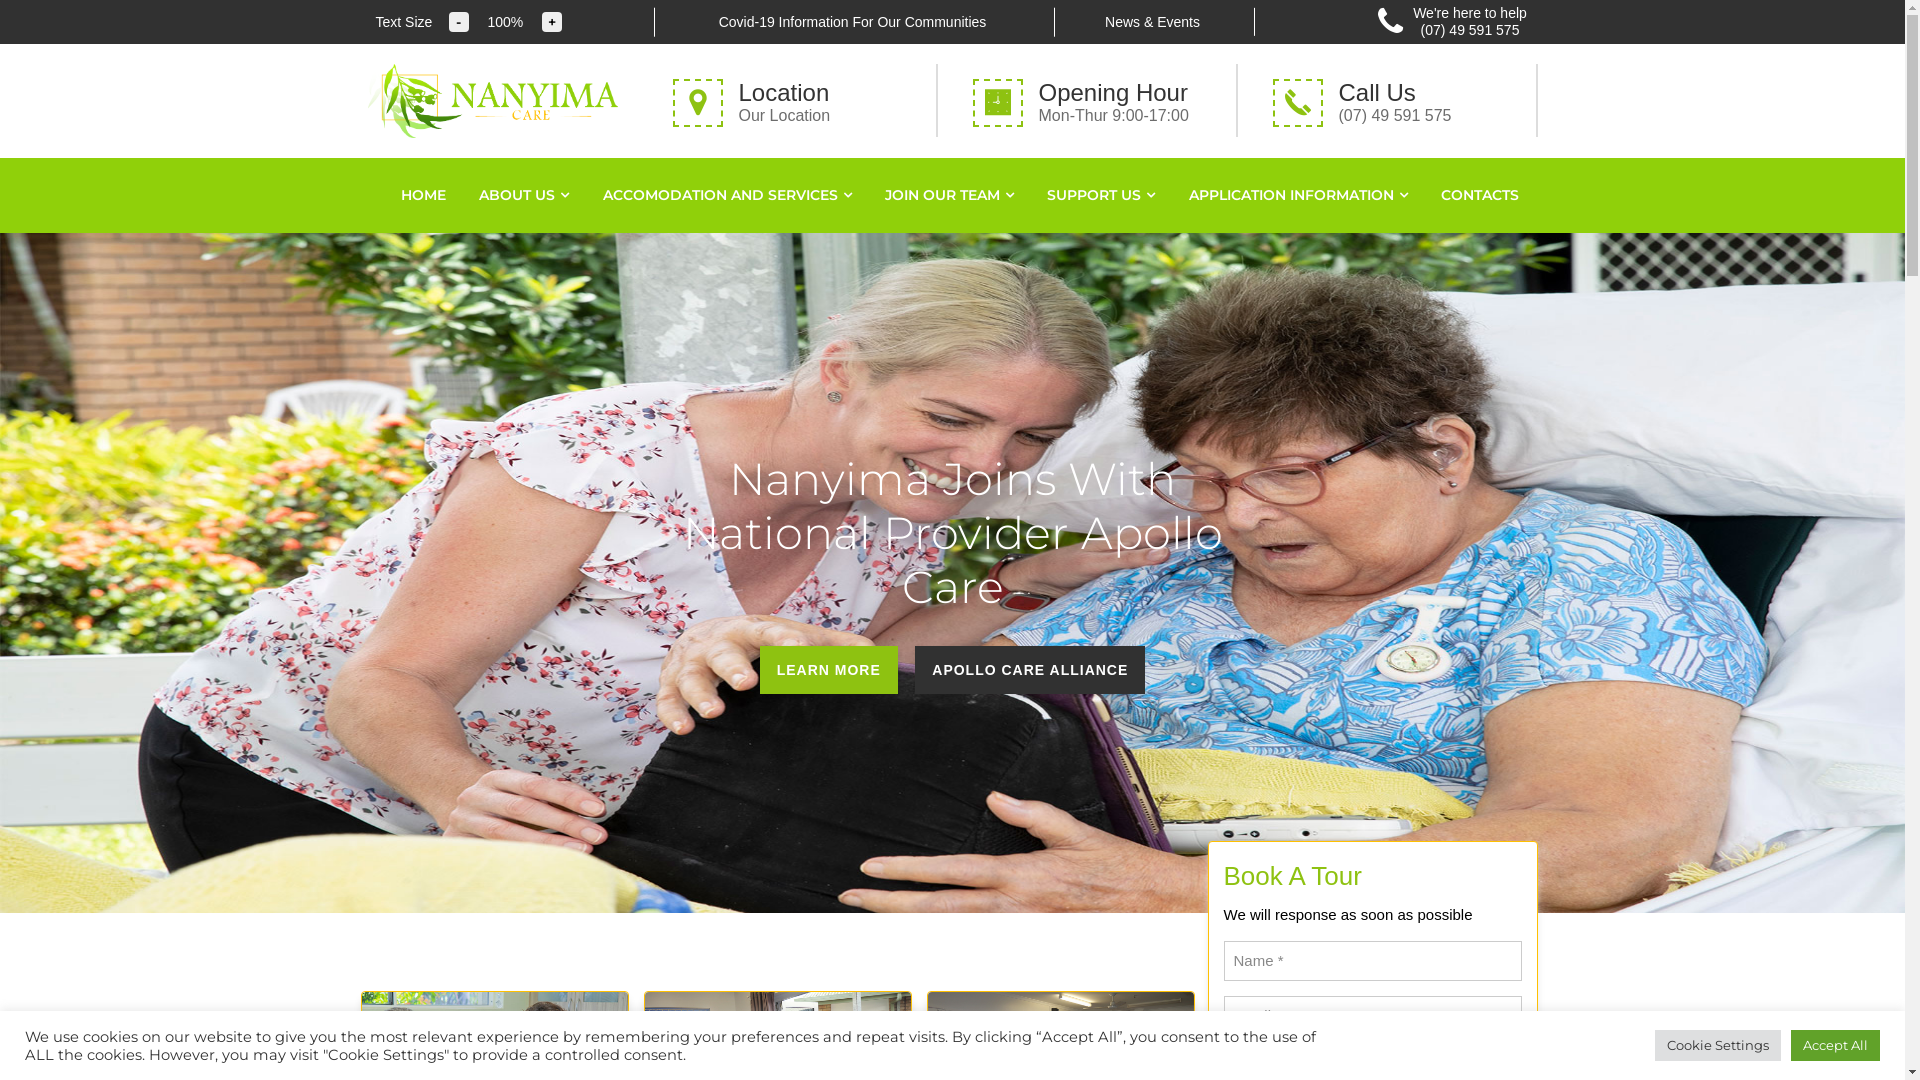 The height and width of the screenshot is (1080, 1920). Describe the element at coordinates (1400, 100) in the screenshot. I see `'Call Us` at that location.